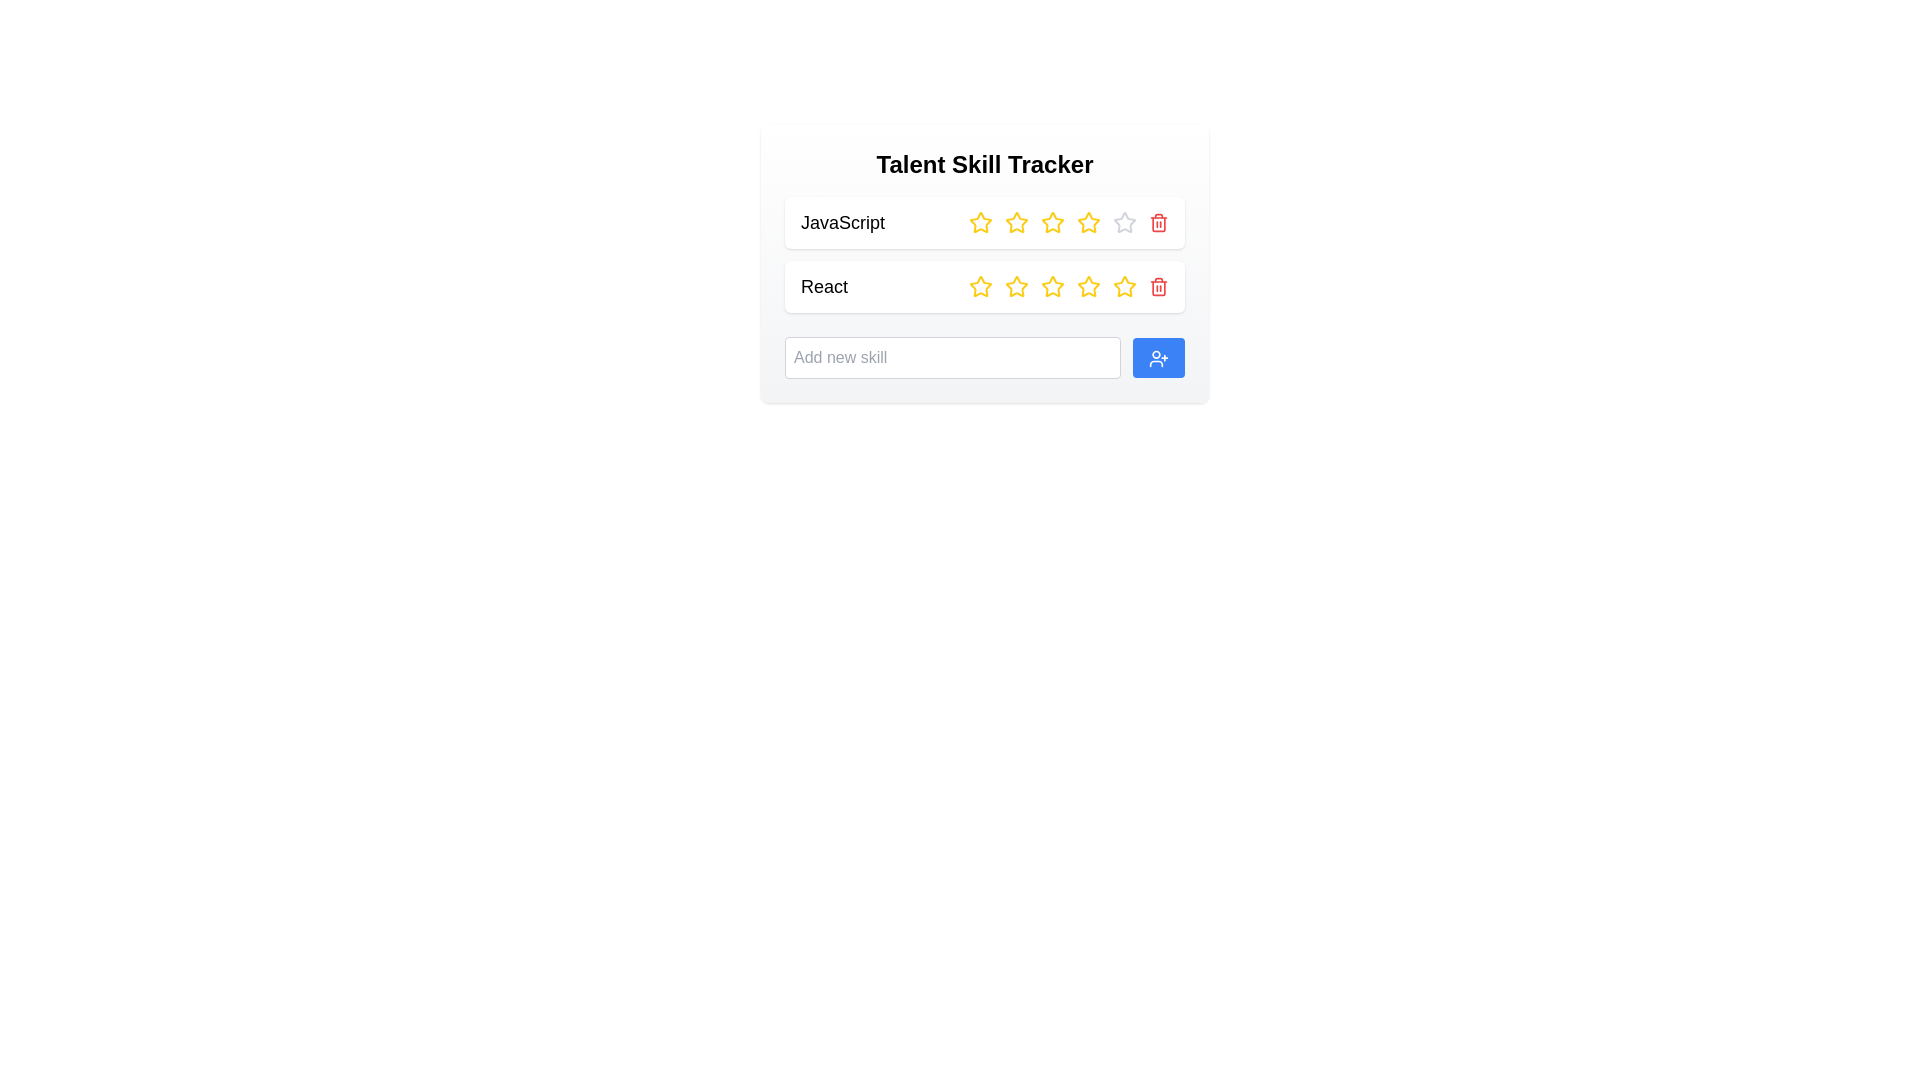  Describe the element at coordinates (1088, 286) in the screenshot. I see `the third star in the row of rating stars for the 'React' skill in the 'Talent Skill Tracker' interface` at that location.